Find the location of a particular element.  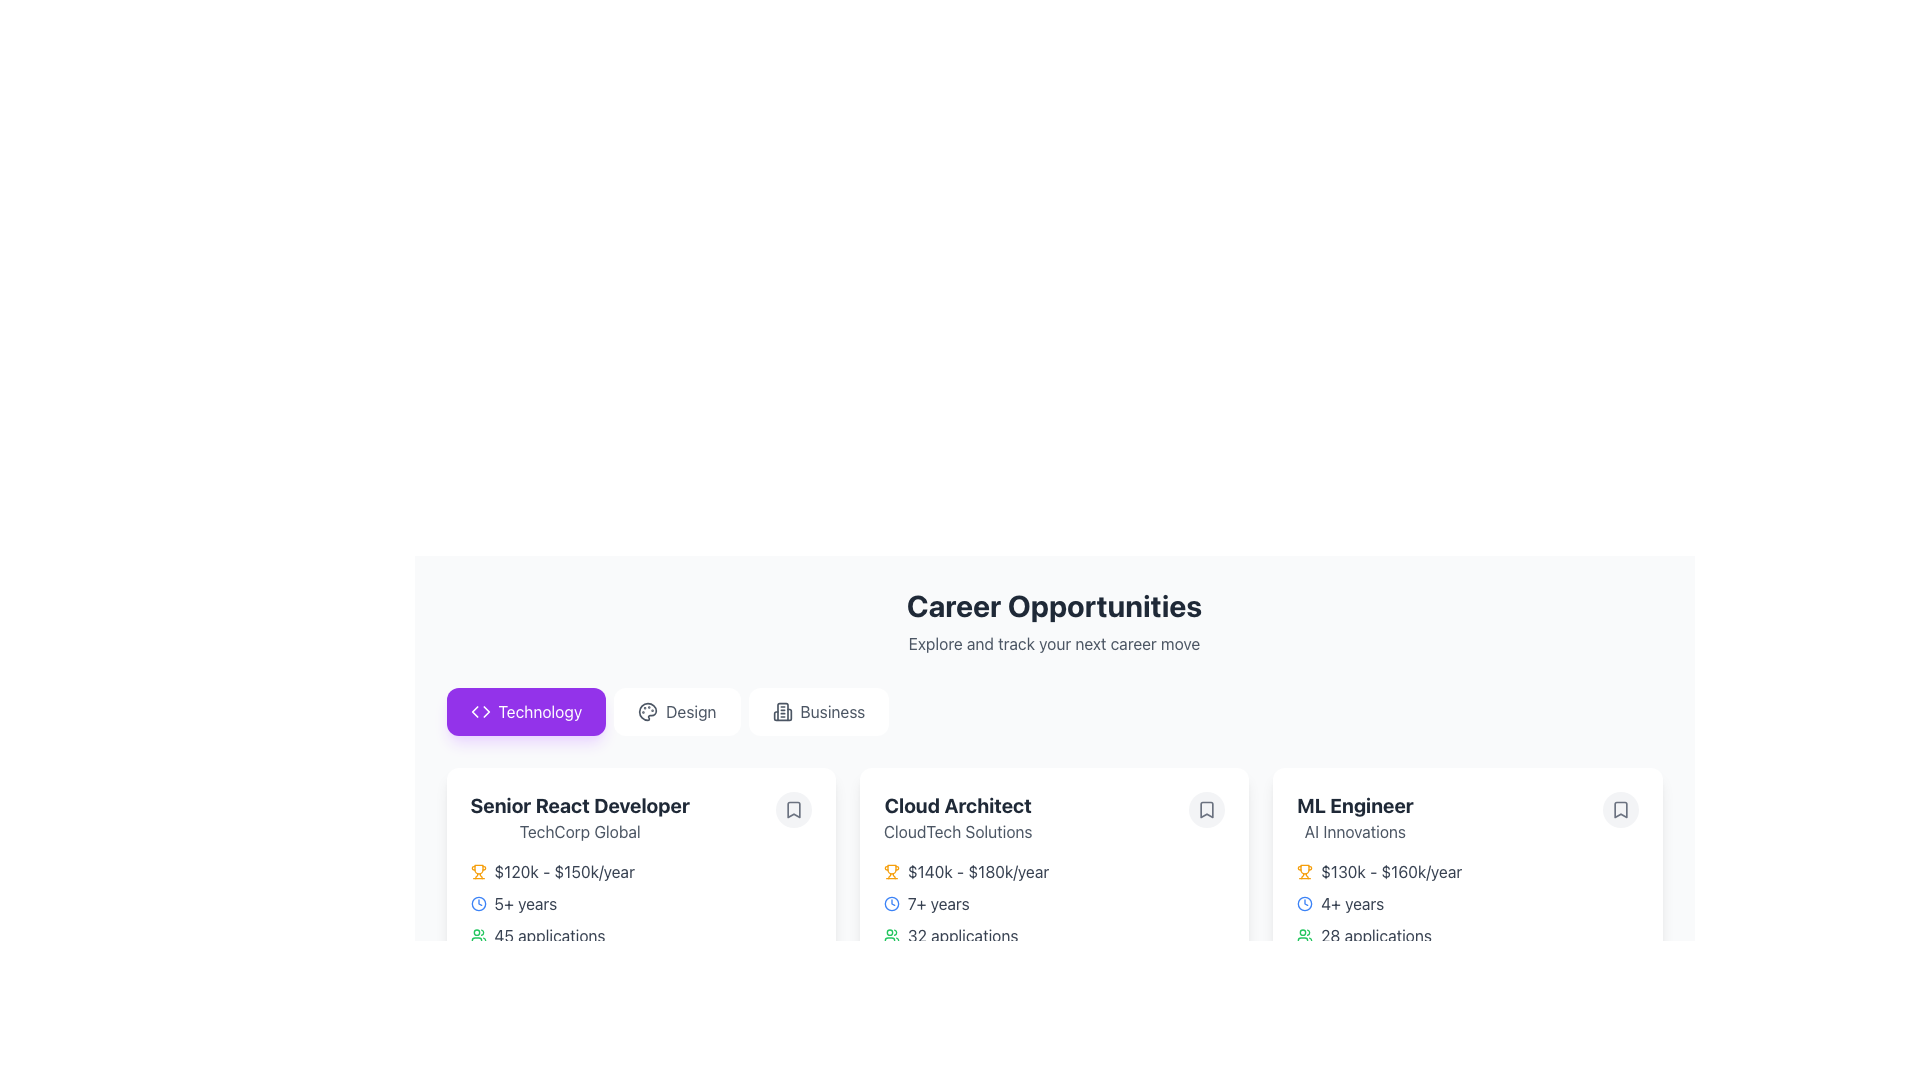

the progress bar located at the bottom of the 'Cloud Architect' job listing card, which visually conveys progress or completion percentage related to the job search process is located at coordinates (1028, 1048).